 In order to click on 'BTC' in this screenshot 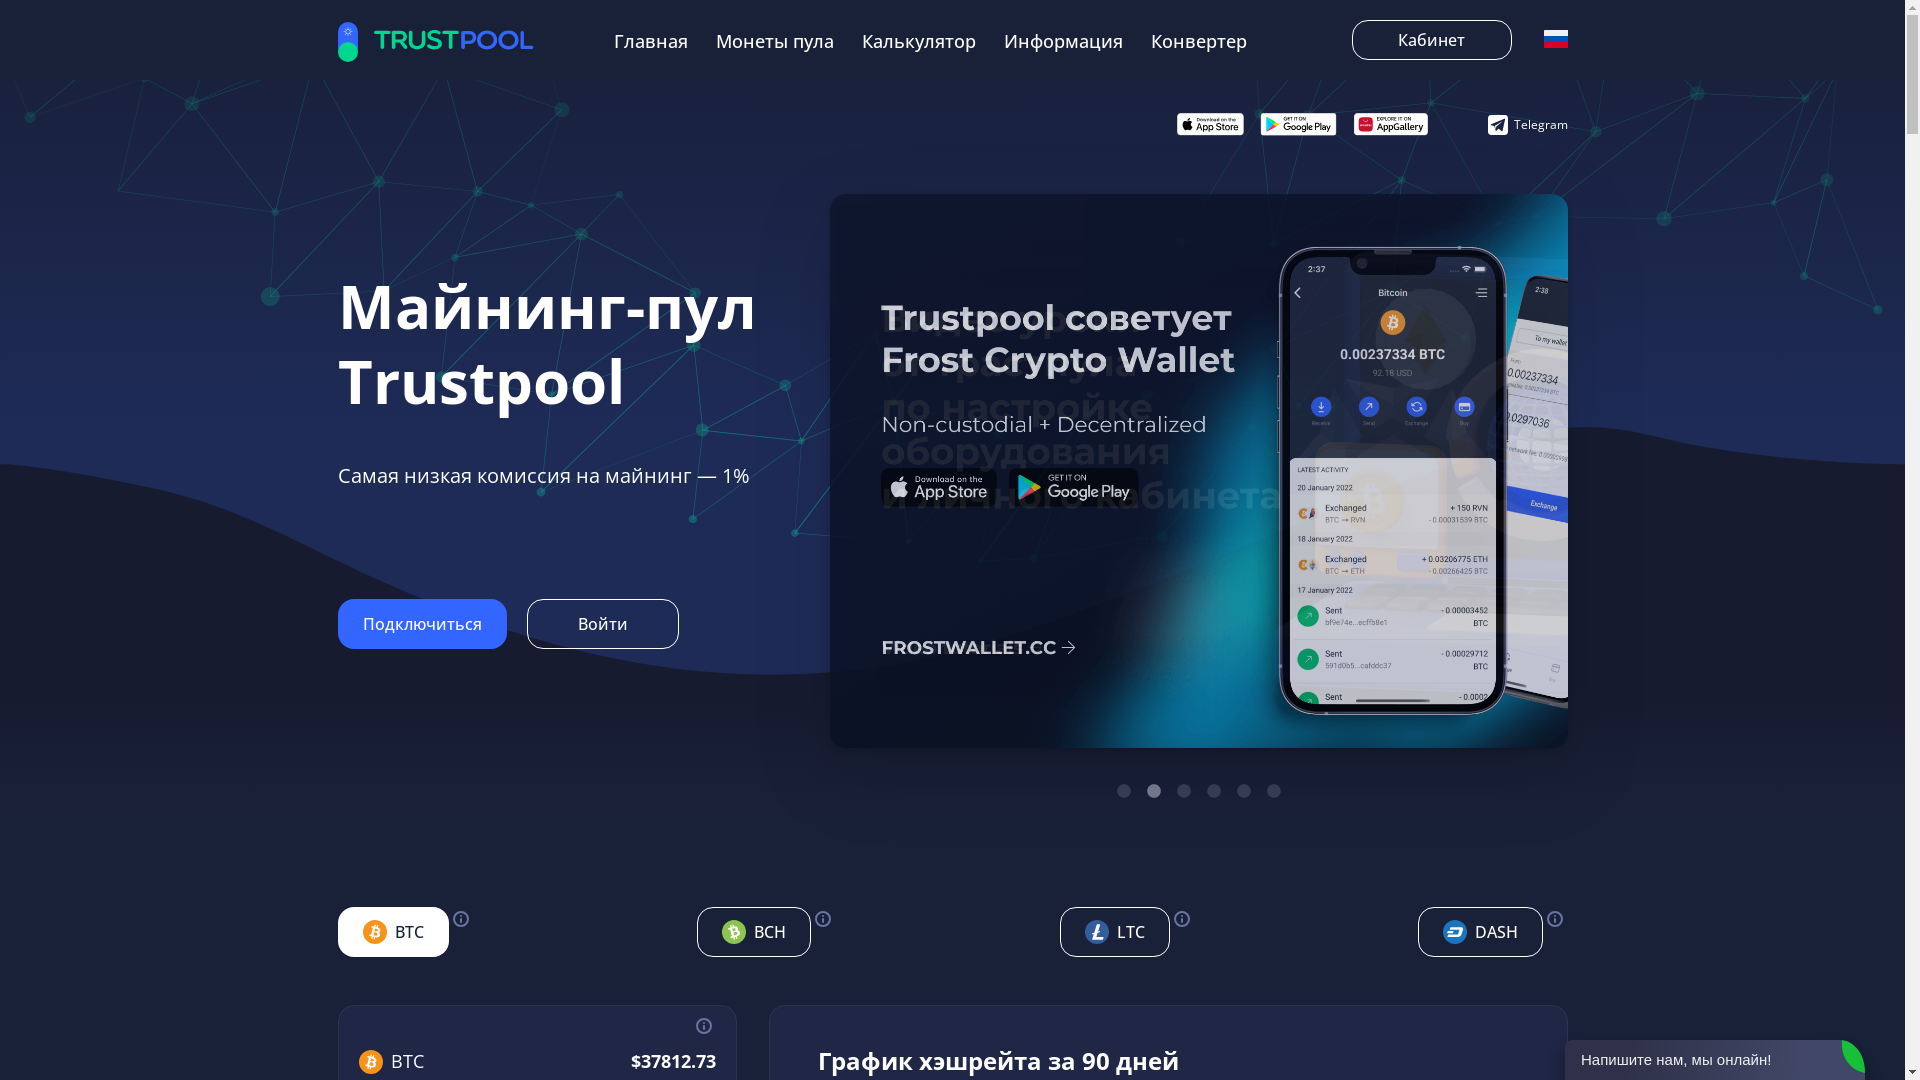, I will do `click(393, 930)`.